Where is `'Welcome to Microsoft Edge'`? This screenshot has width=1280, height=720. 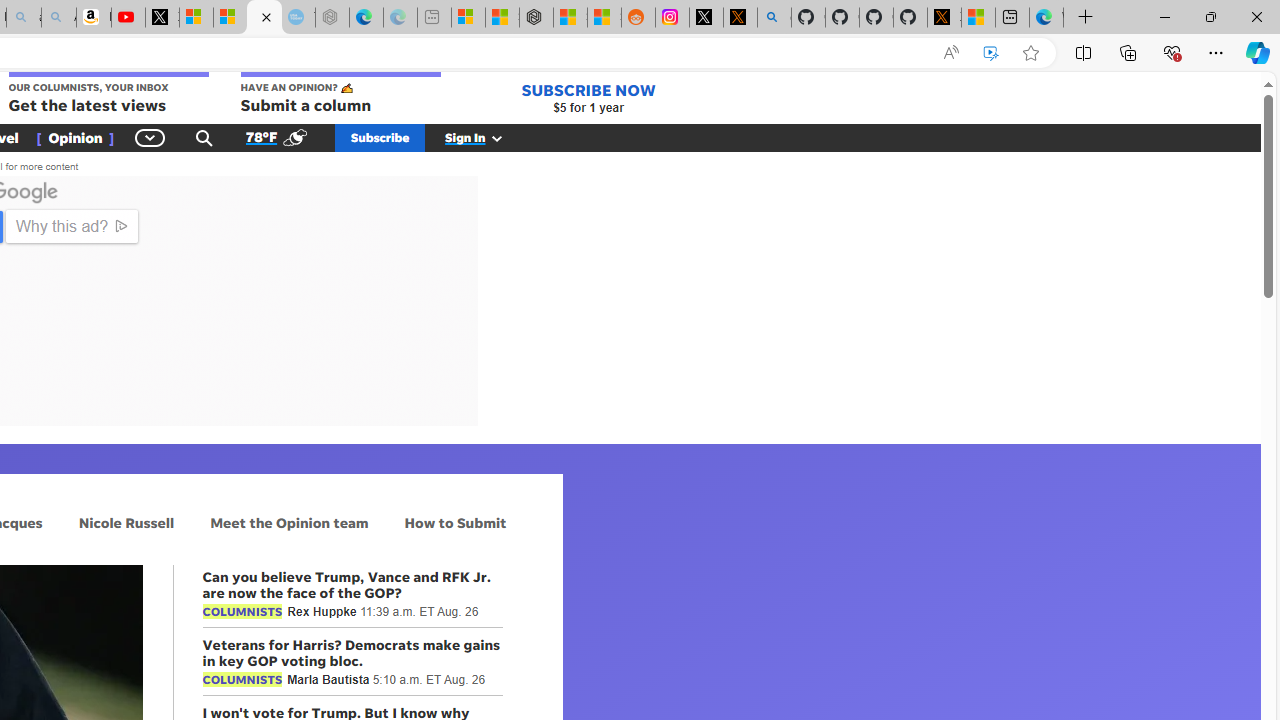 'Welcome to Microsoft Edge' is located at coordinates (1046, 17).